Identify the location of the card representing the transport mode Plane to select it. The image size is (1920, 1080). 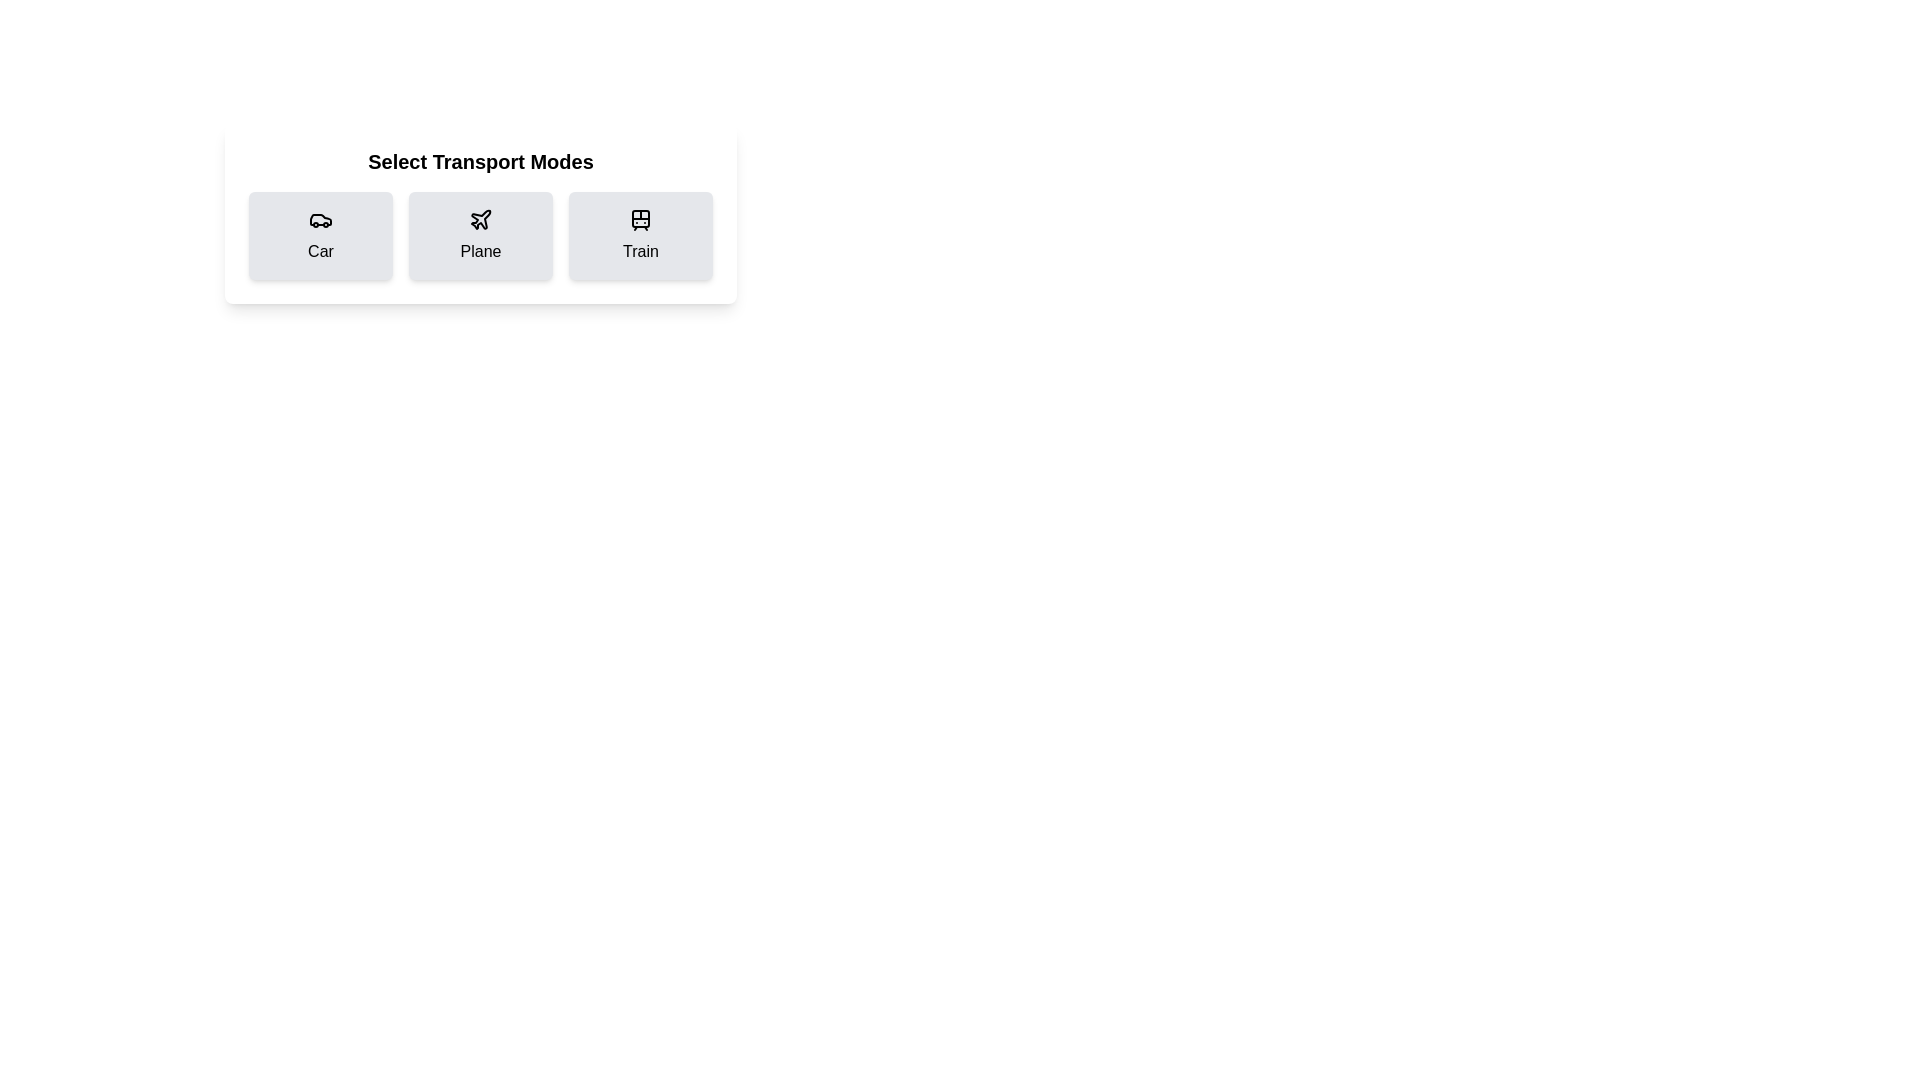
(480, 234).